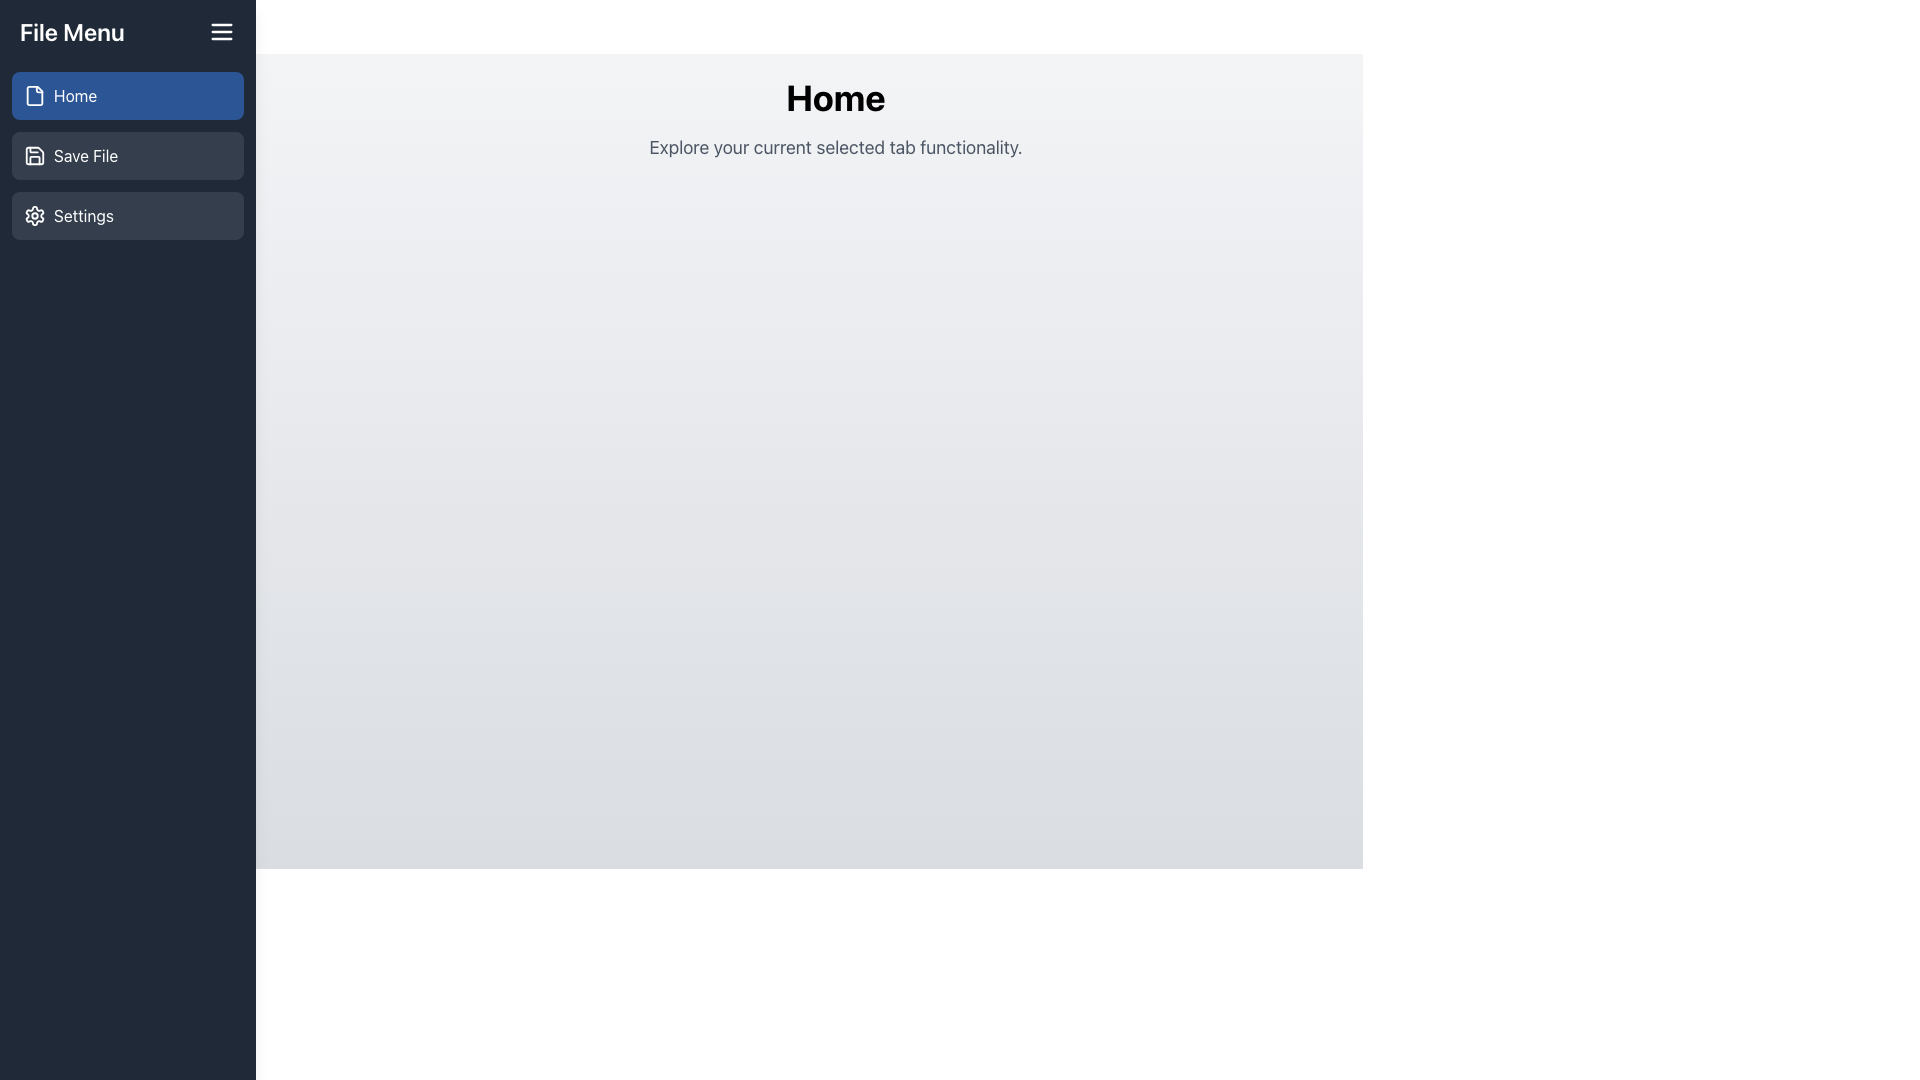  What do you see at coordinates (34, 216) in the screenshot?
I see `the gear-shaped icon located in the 'Settings' menu` at bounding box center [34, 216].